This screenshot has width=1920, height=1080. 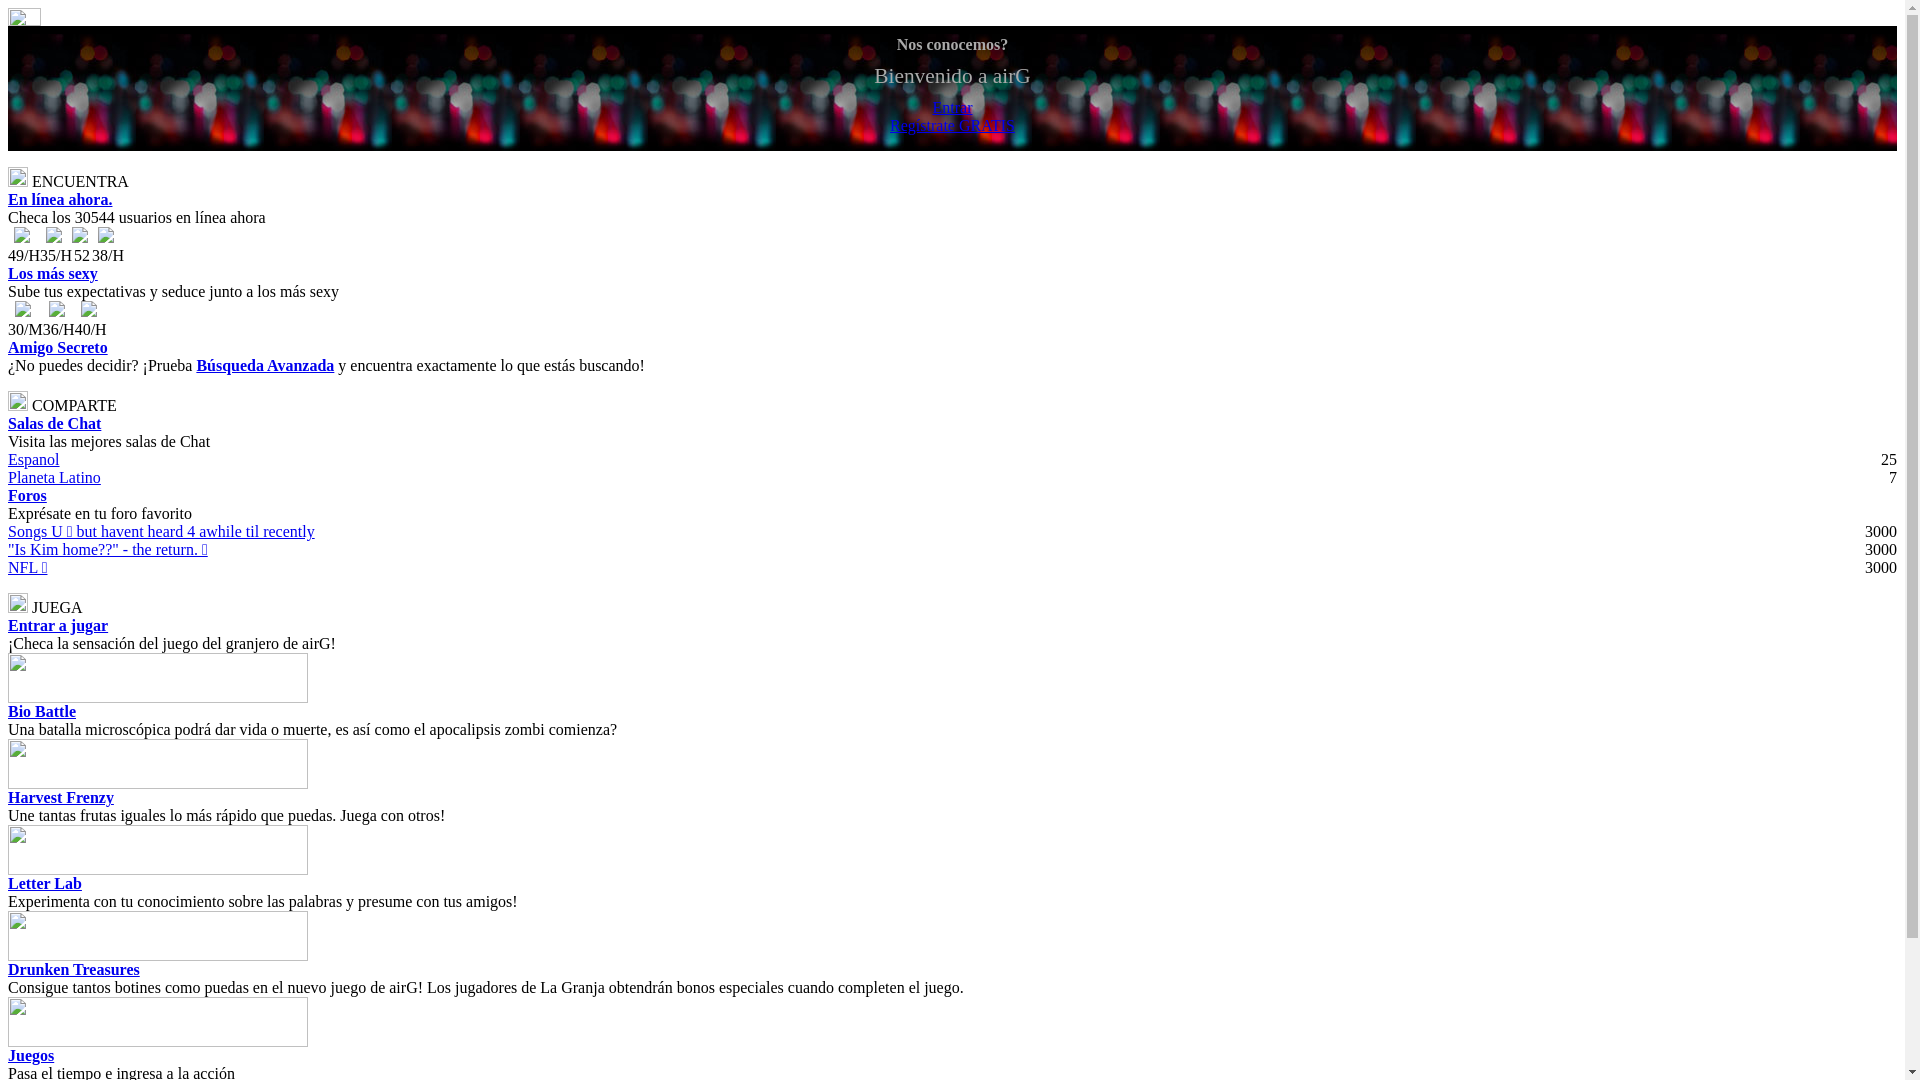 What do you see at coordinates (57, 624) in the screenshot?
I see `'Entrar a jugar'` at bounding box center [57, 624].